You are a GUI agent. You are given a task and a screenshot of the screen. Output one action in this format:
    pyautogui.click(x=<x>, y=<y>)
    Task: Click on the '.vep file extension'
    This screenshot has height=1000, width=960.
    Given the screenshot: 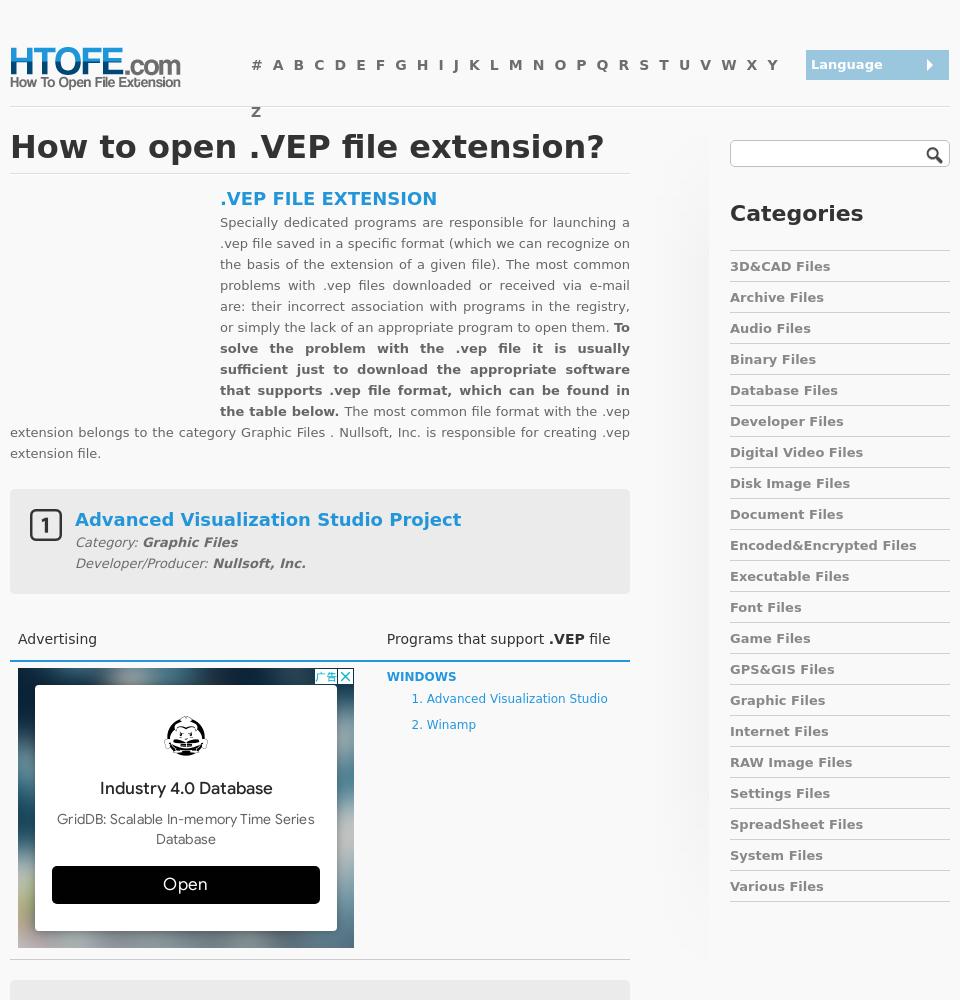 What is the action you would take?
    pyautogui.click(x=220, y=196)
    